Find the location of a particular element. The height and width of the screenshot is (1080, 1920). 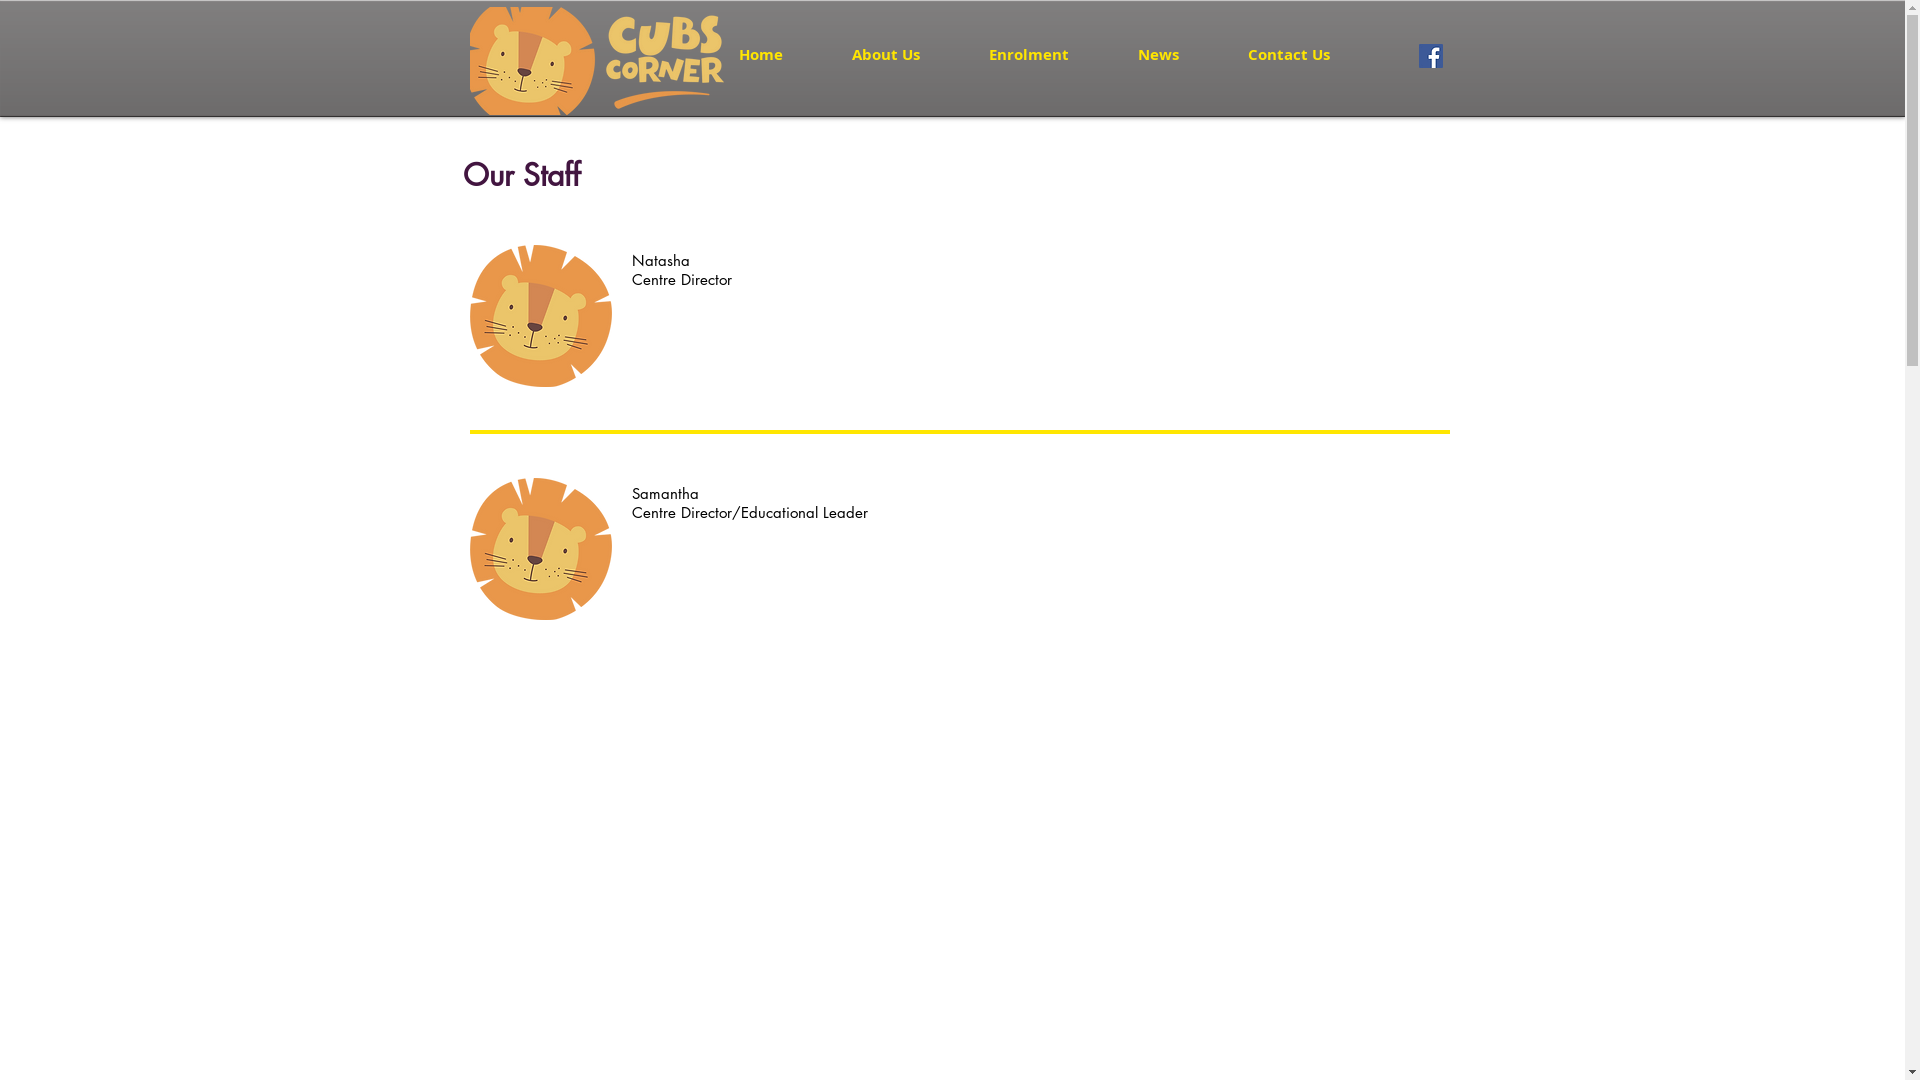

'Home' is located at coordinates (779, 53).